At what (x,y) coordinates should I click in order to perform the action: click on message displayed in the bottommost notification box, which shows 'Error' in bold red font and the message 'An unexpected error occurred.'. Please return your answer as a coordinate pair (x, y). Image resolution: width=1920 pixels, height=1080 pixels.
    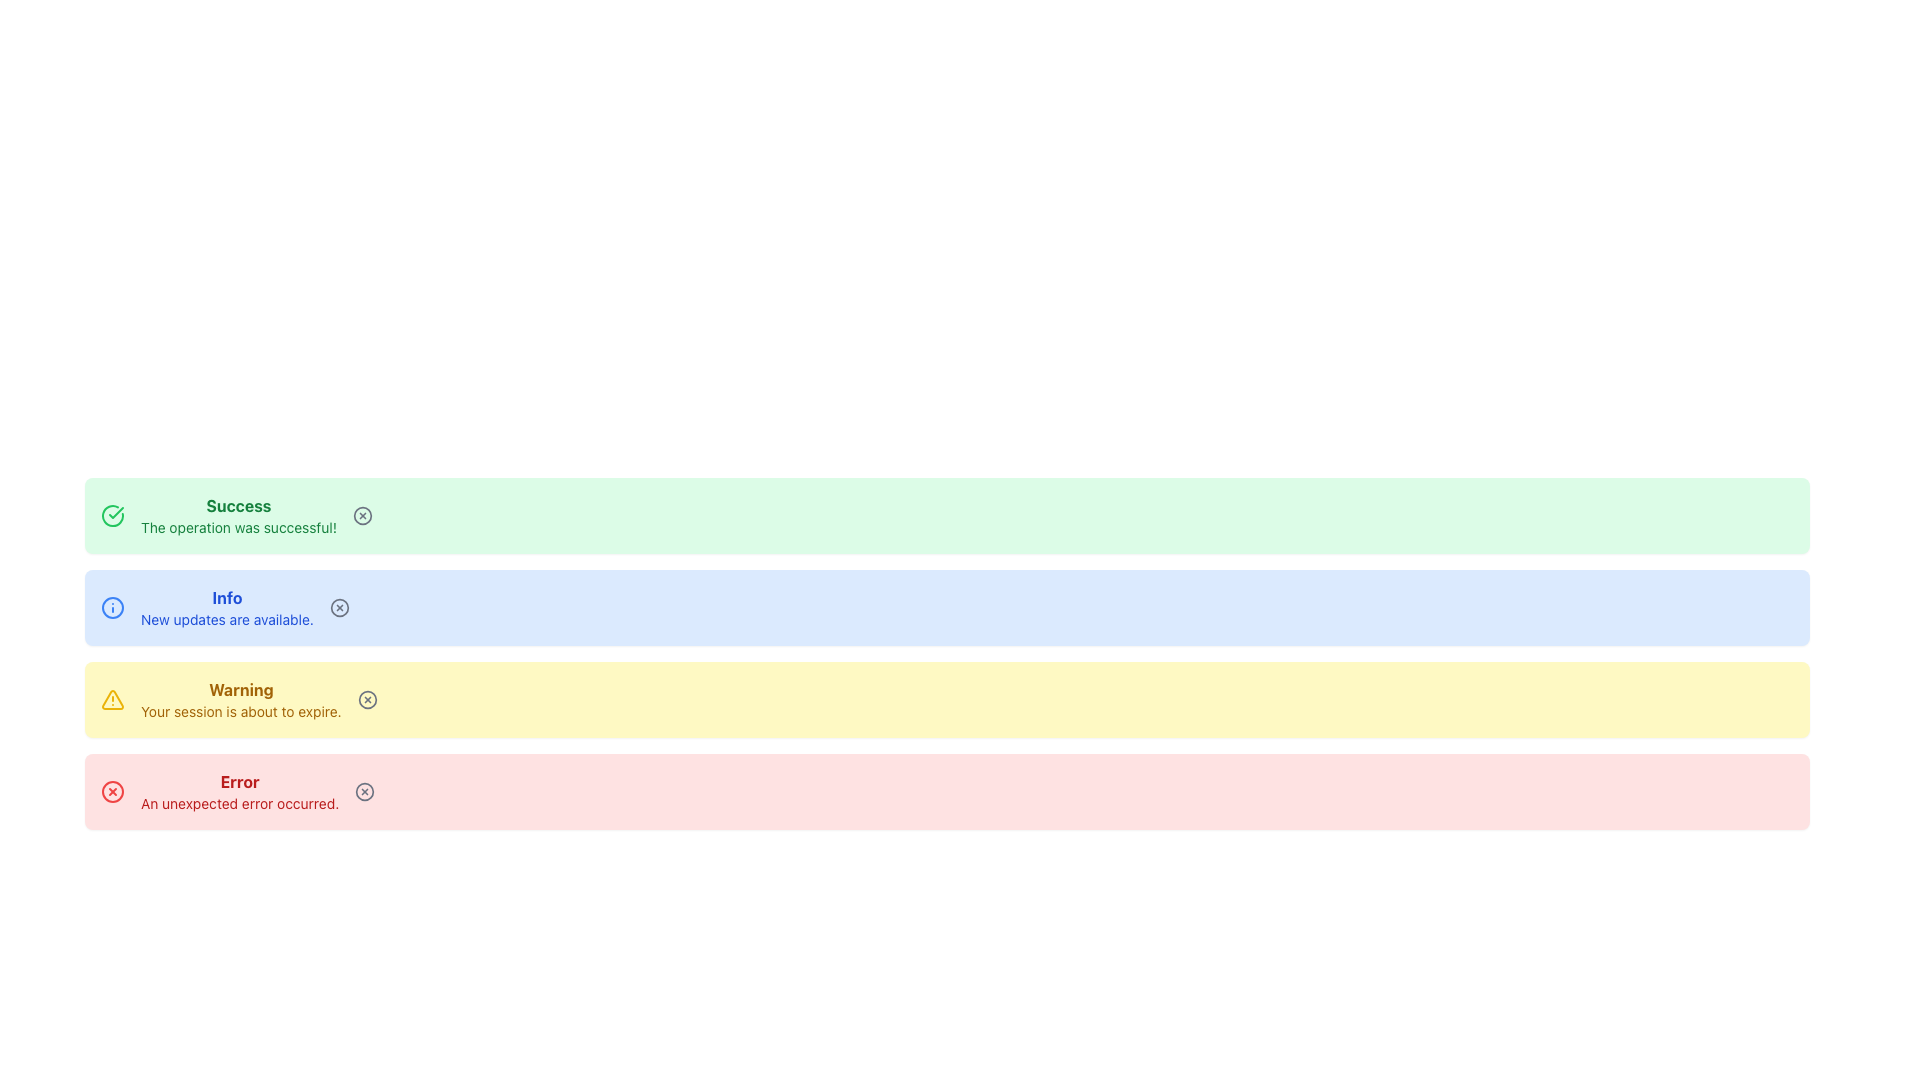
    Looking at the image, I should click on (240, 790).